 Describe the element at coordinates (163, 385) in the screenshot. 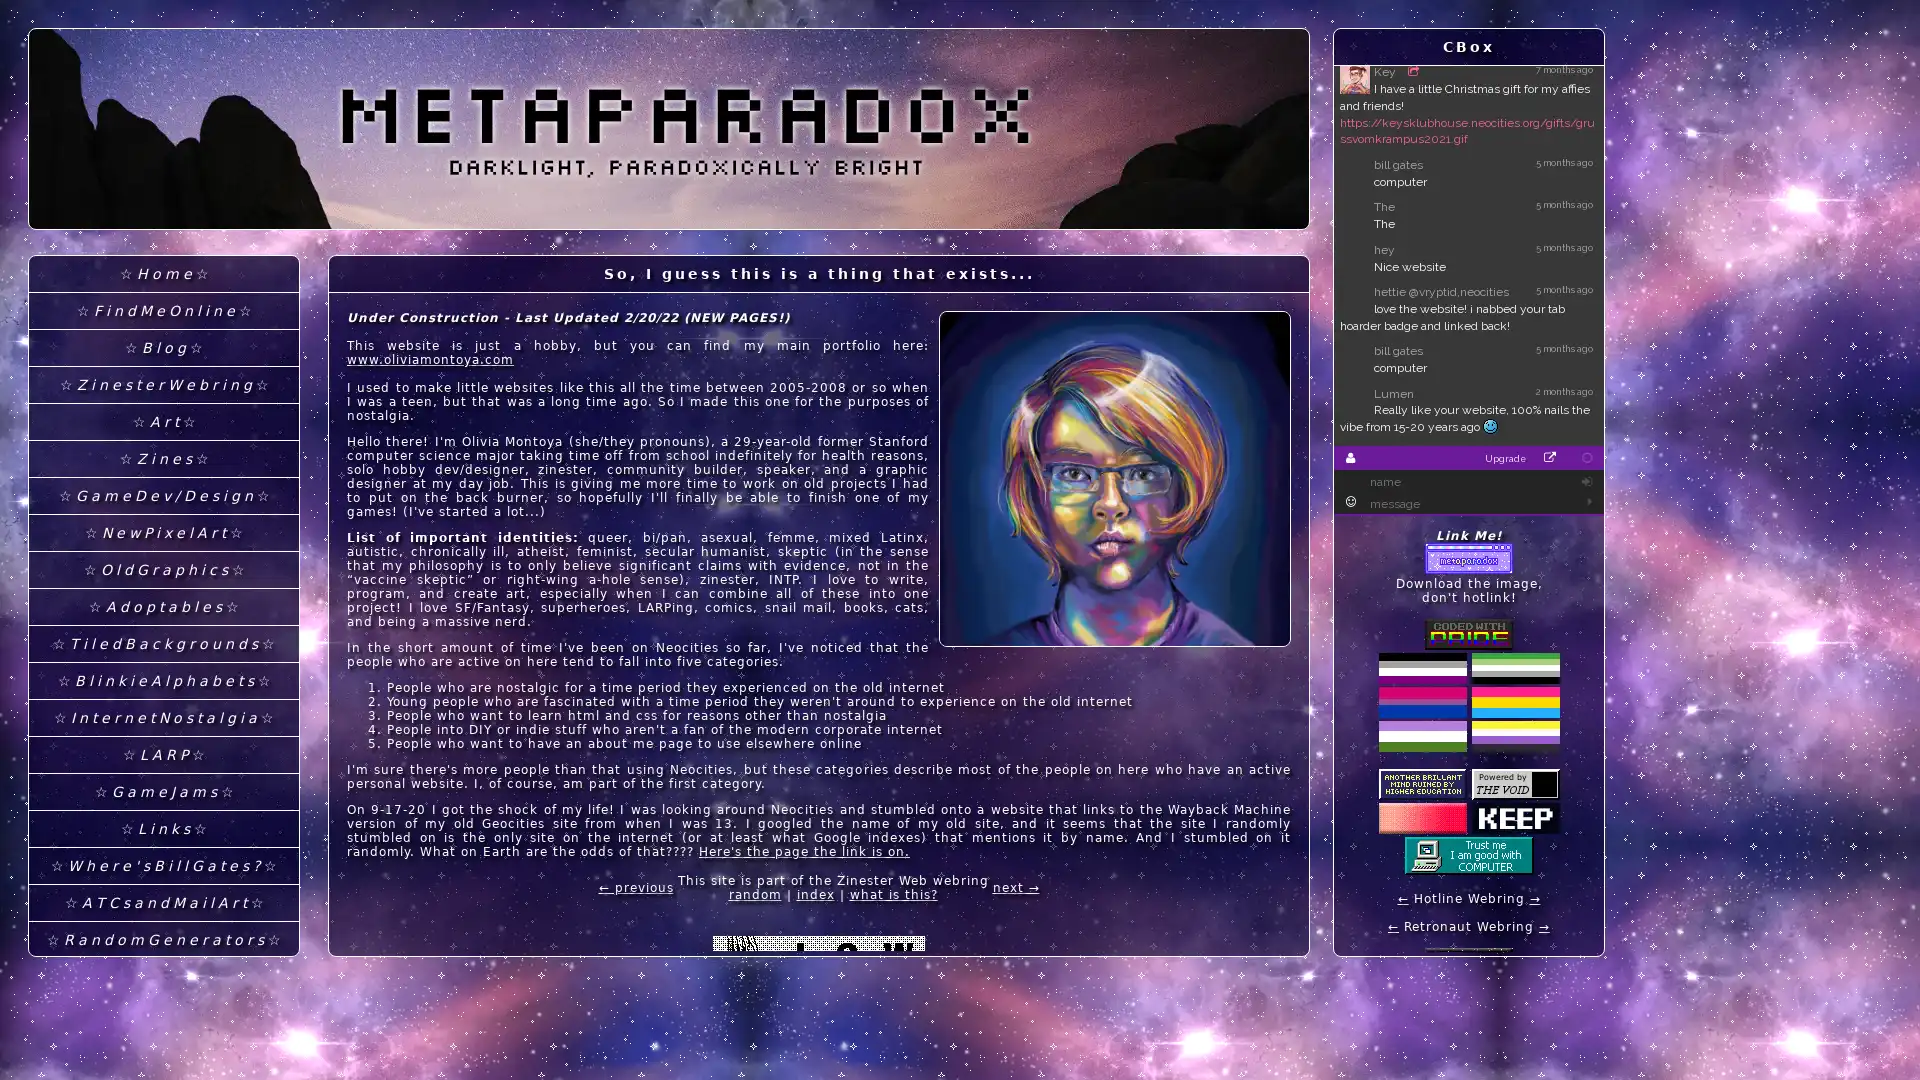

I see `Z i n e s t e r W e b r i n g` at that location.